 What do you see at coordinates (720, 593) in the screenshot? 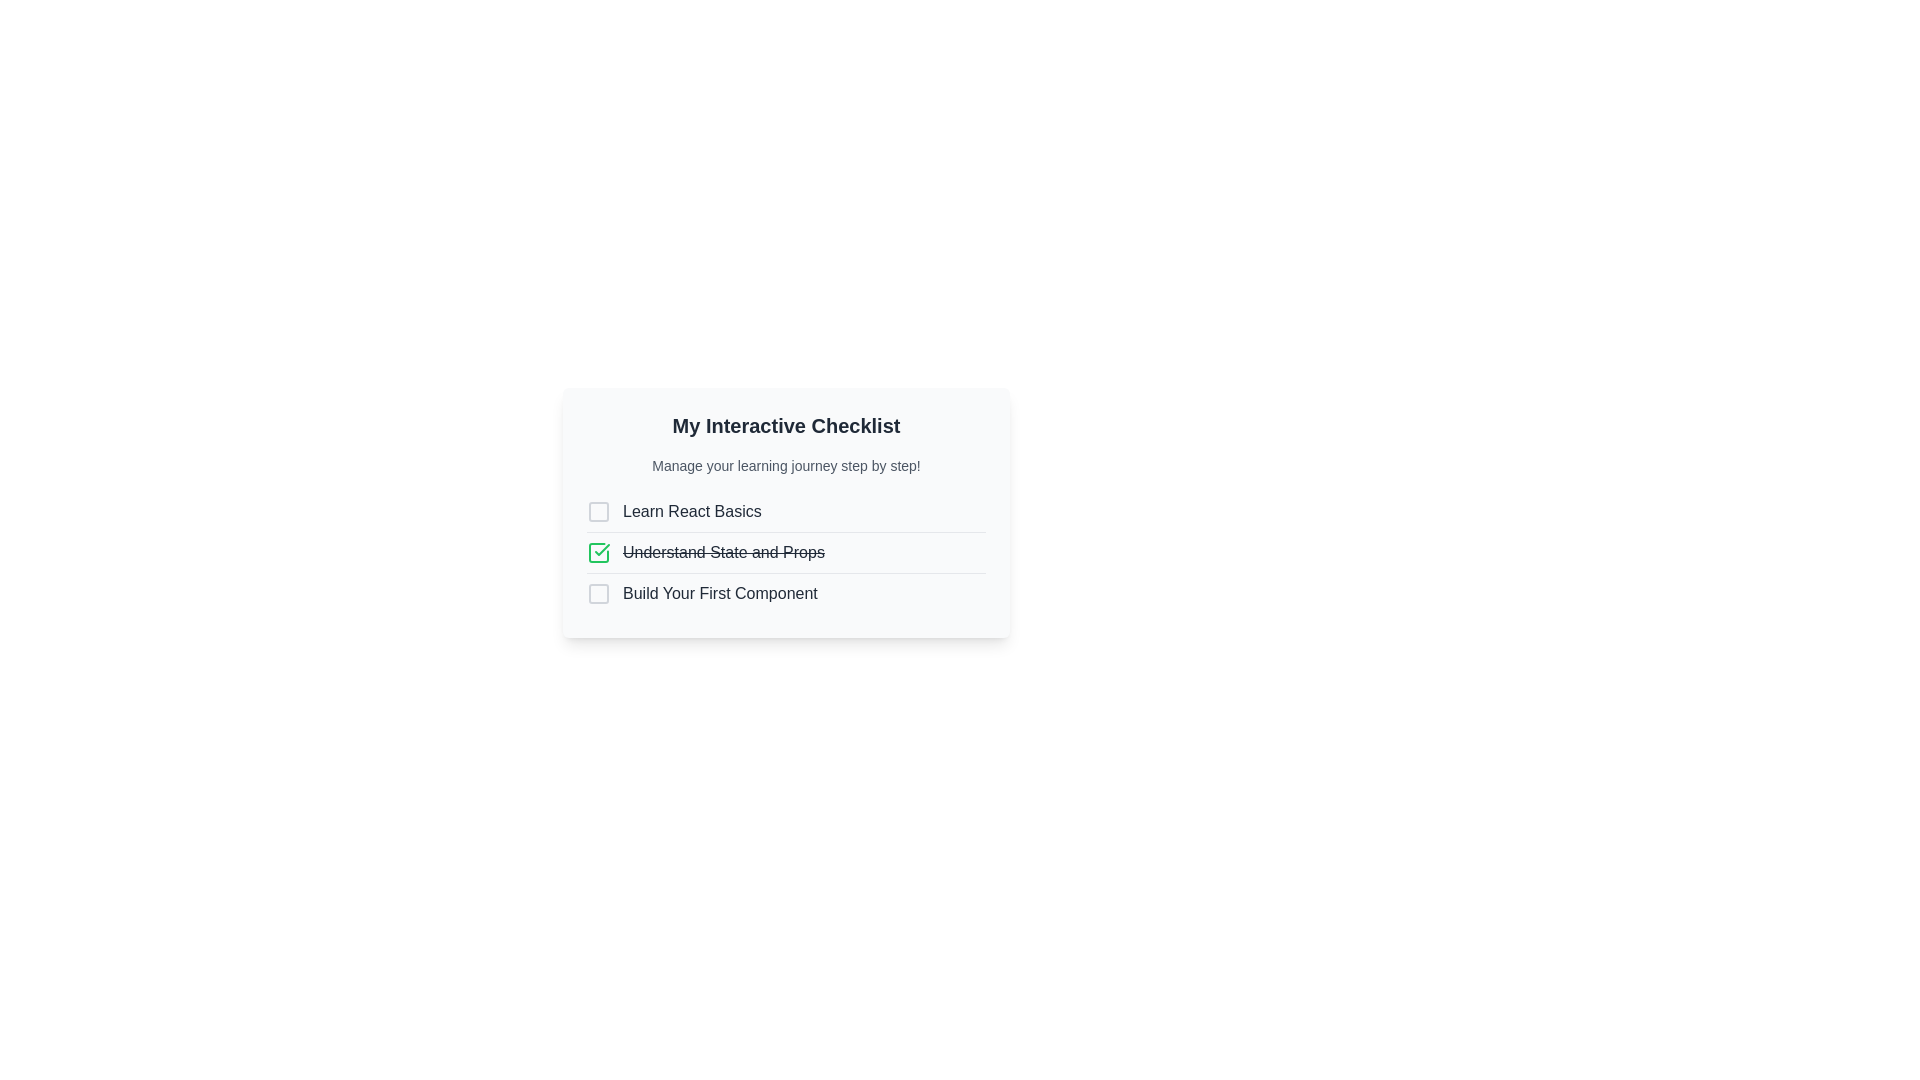
I see `the static text label displaying 'Build Your First Component' in the interactive checklist interface, located in the third row below 'Understand State and Props'` at bounding box center [720, 593].